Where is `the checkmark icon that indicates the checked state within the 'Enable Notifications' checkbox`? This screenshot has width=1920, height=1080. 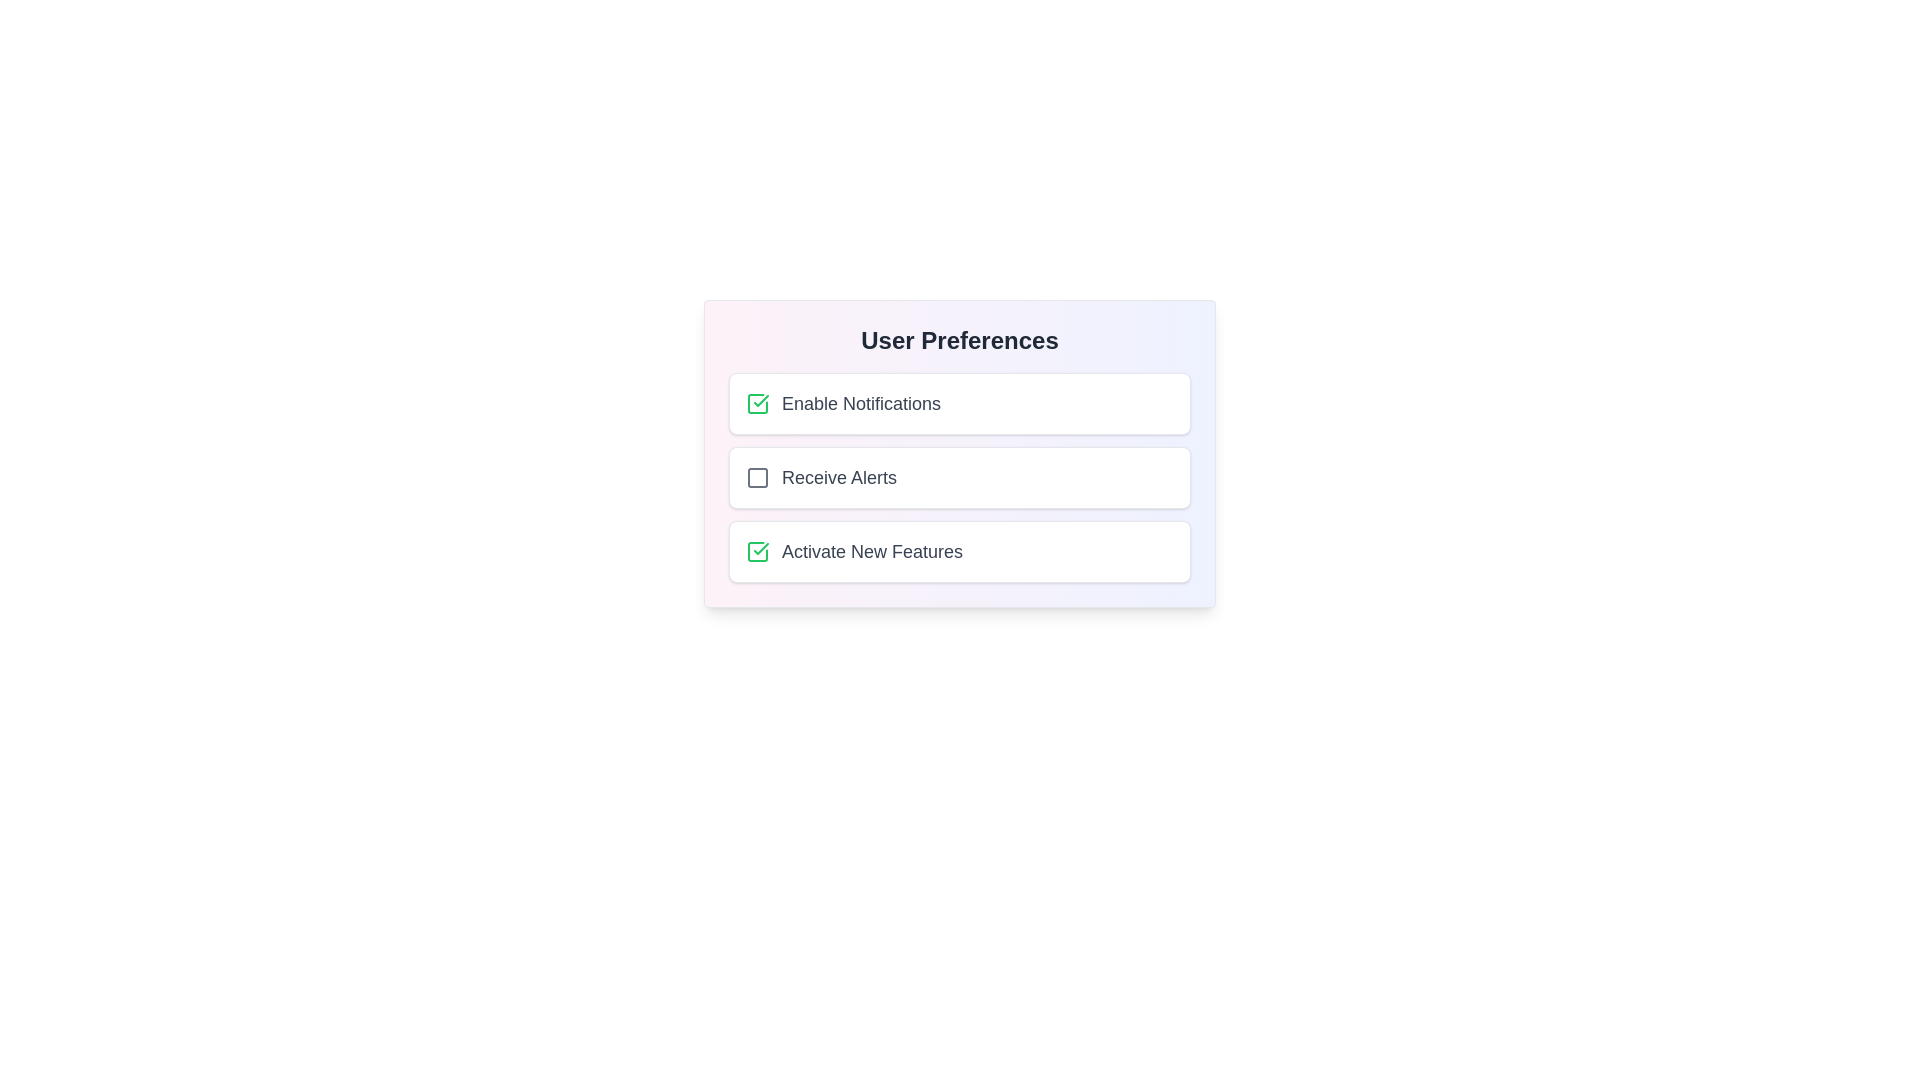 the checkmark icon that indicates the checked state within the 'Enable Notifications' checkbox is located at coordinates (760, 401).